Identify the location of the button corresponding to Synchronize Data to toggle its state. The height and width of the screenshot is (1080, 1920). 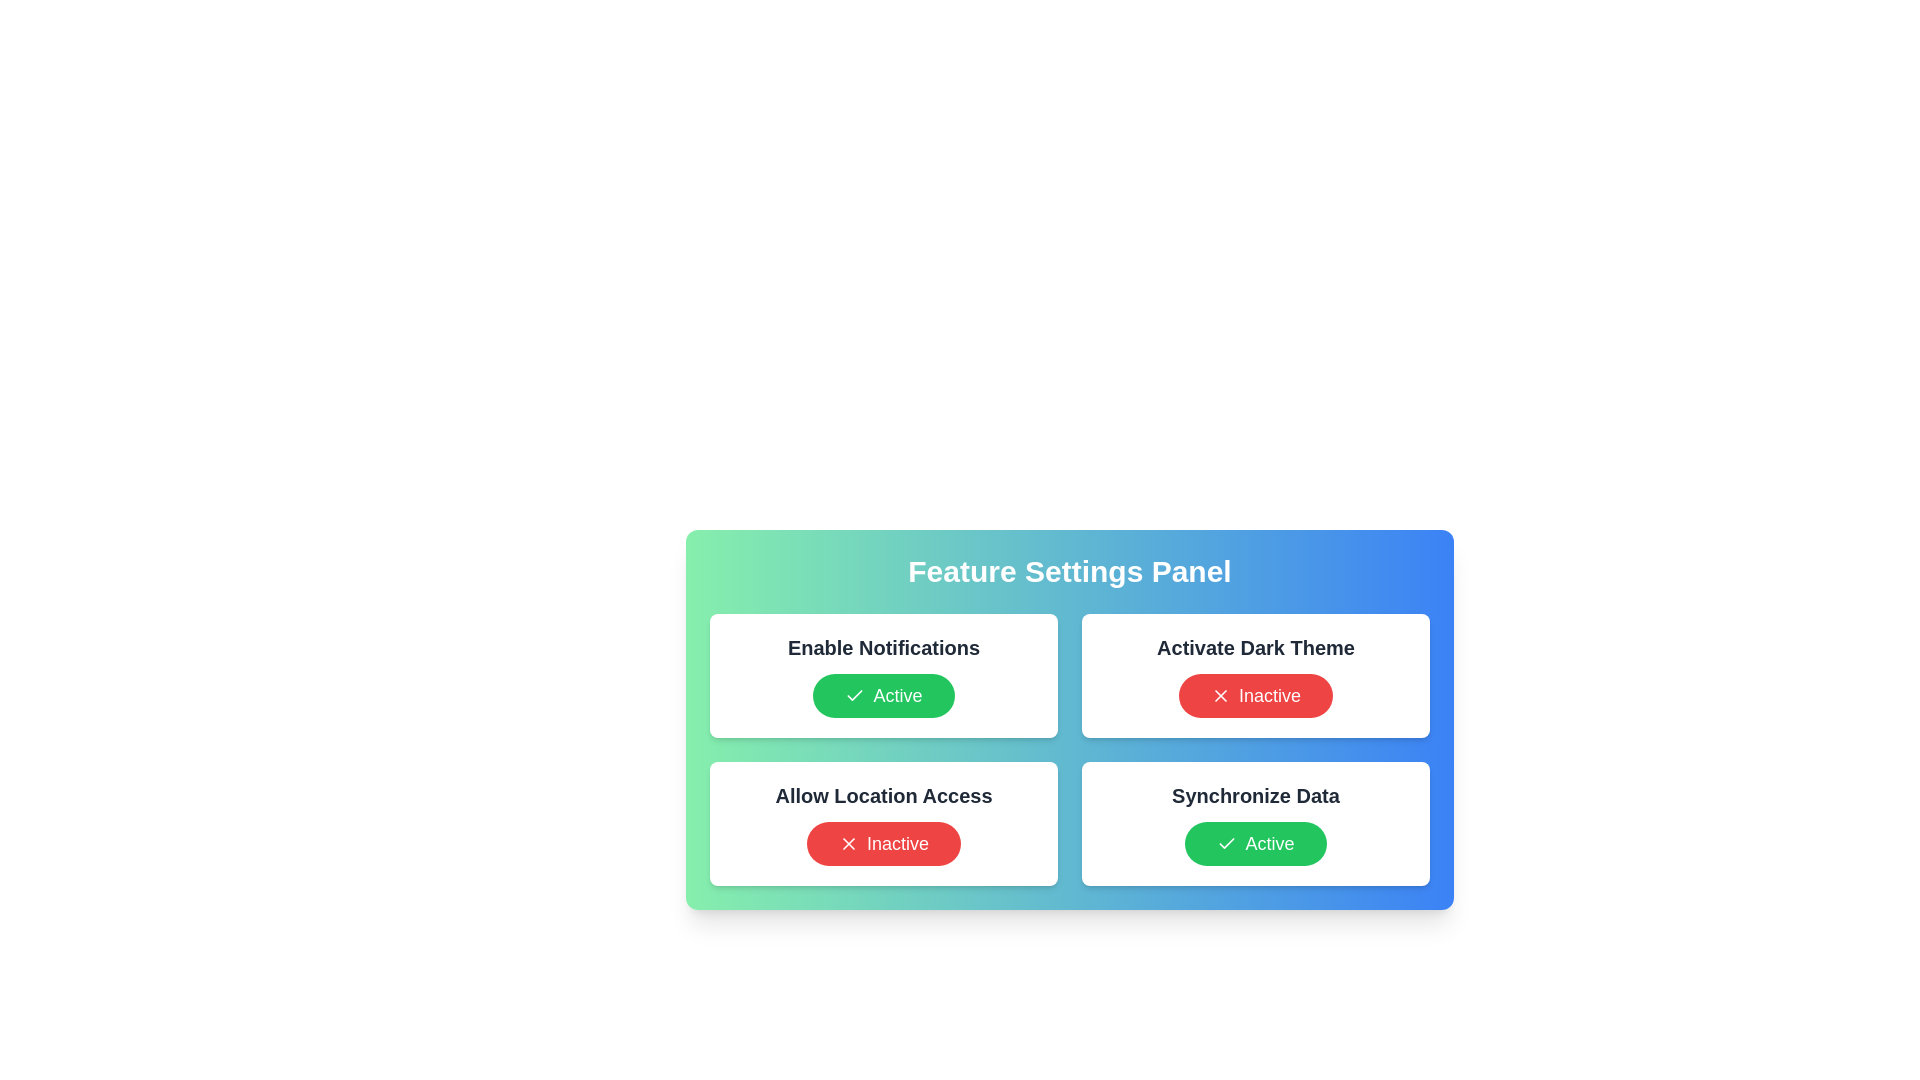
(1255, 844).